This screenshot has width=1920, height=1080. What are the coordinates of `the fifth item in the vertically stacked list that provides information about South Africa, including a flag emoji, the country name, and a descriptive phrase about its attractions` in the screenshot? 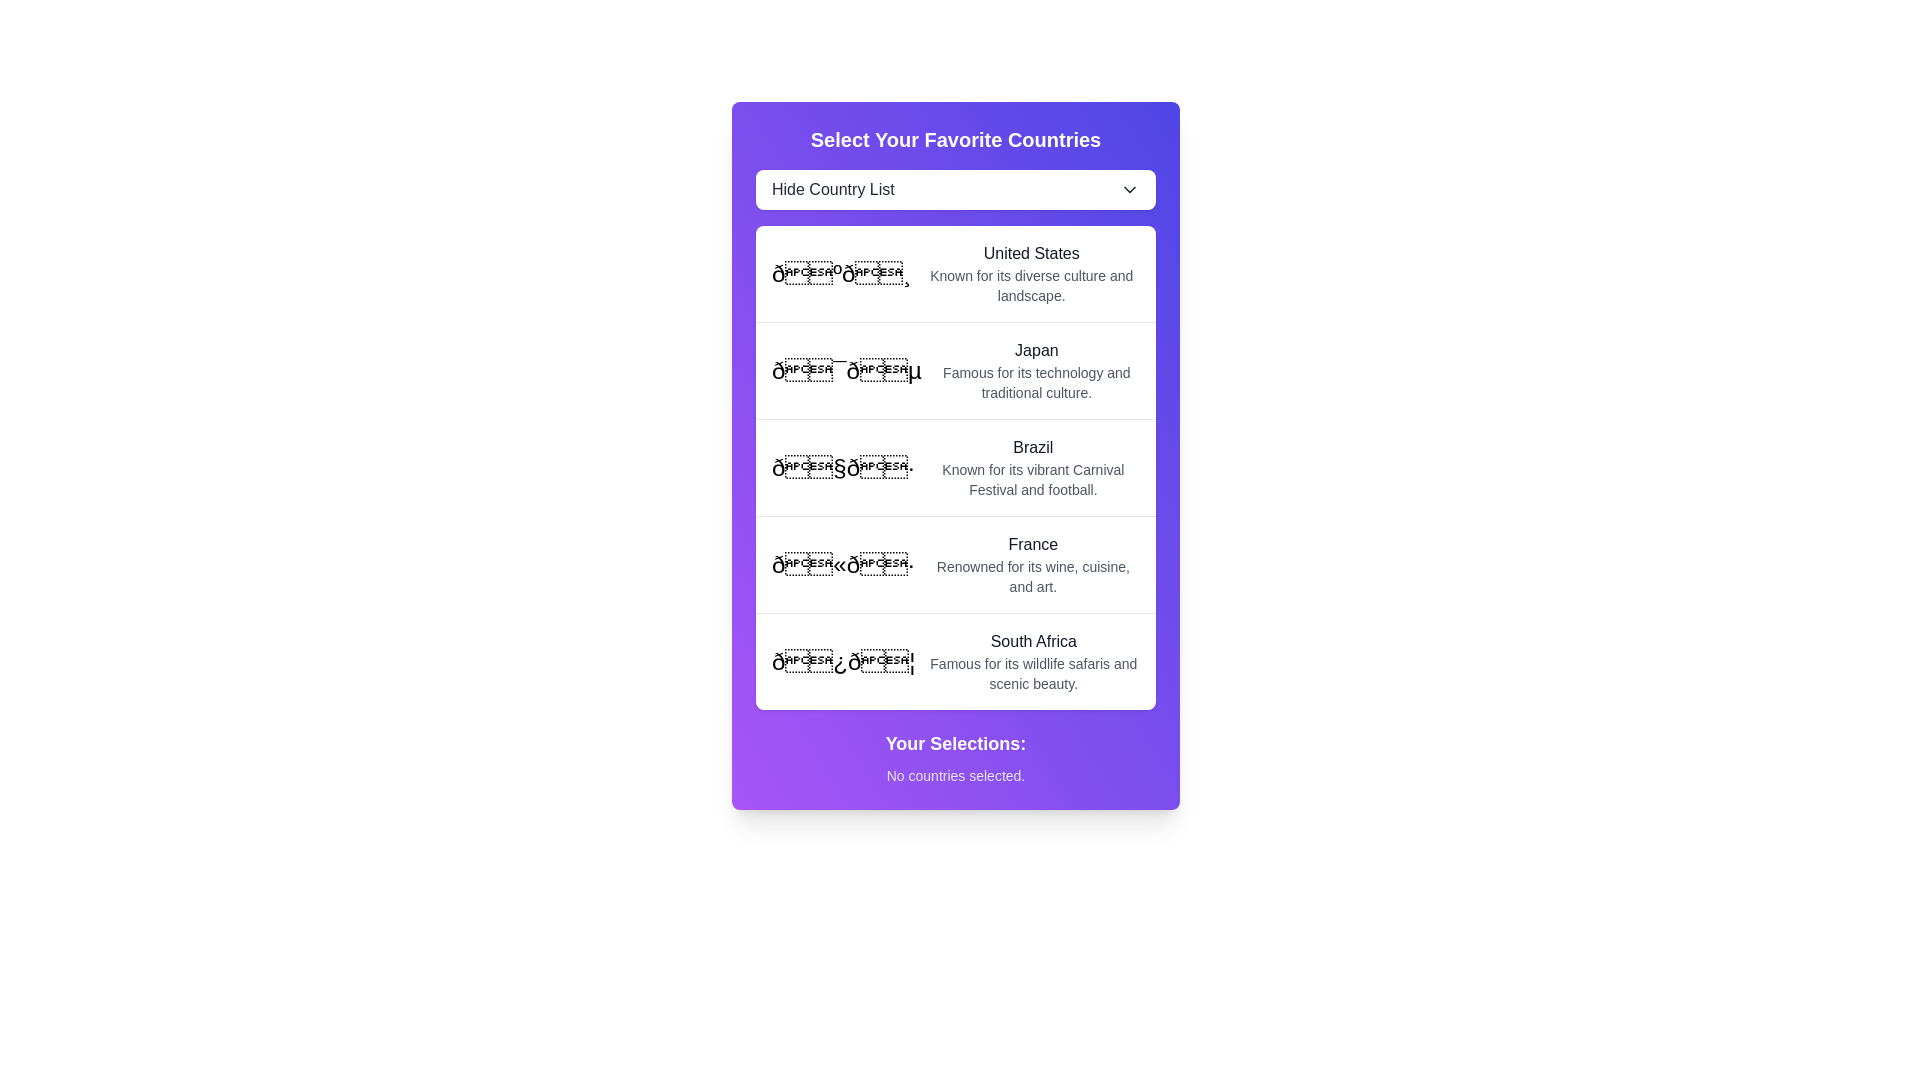 It's located at (954, 660).